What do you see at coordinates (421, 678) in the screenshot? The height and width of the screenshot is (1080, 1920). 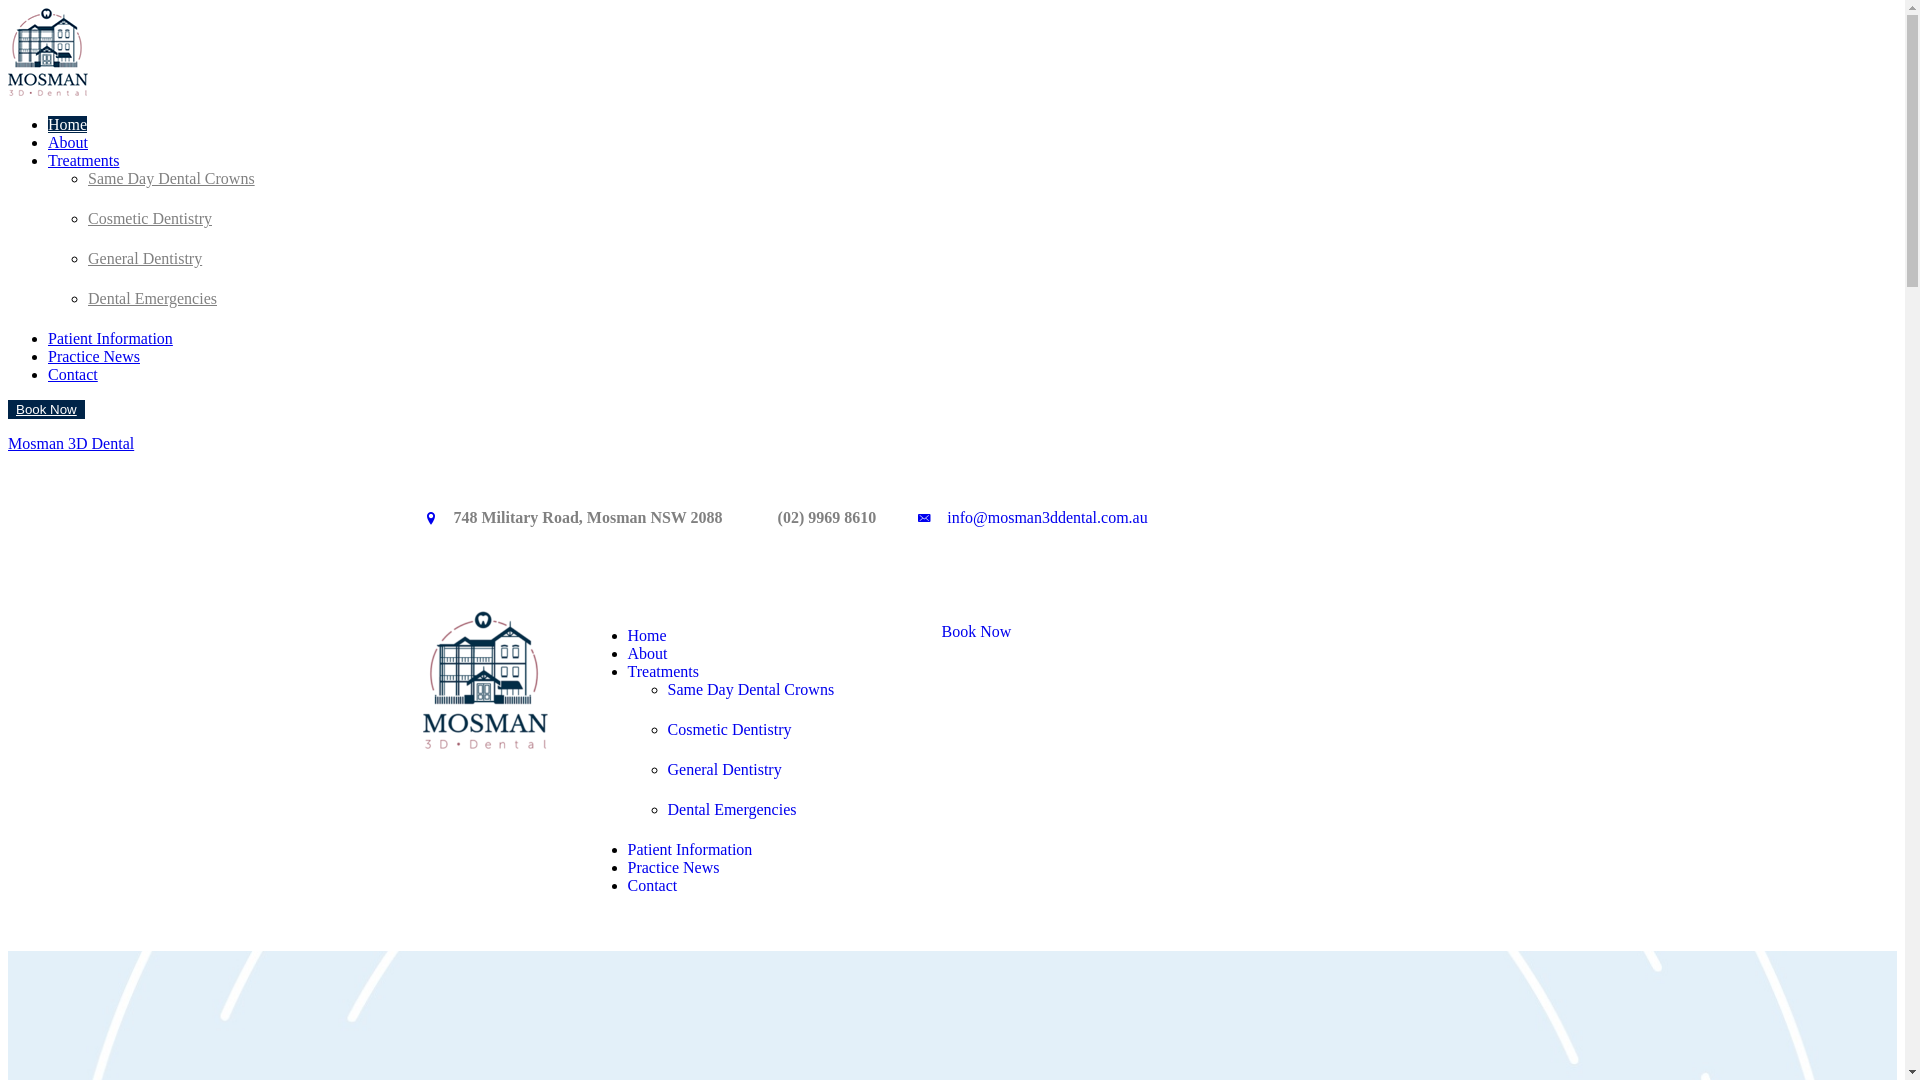 I see `'Mosman-3d-logo-150x150'` at bounding box center [421, 678].